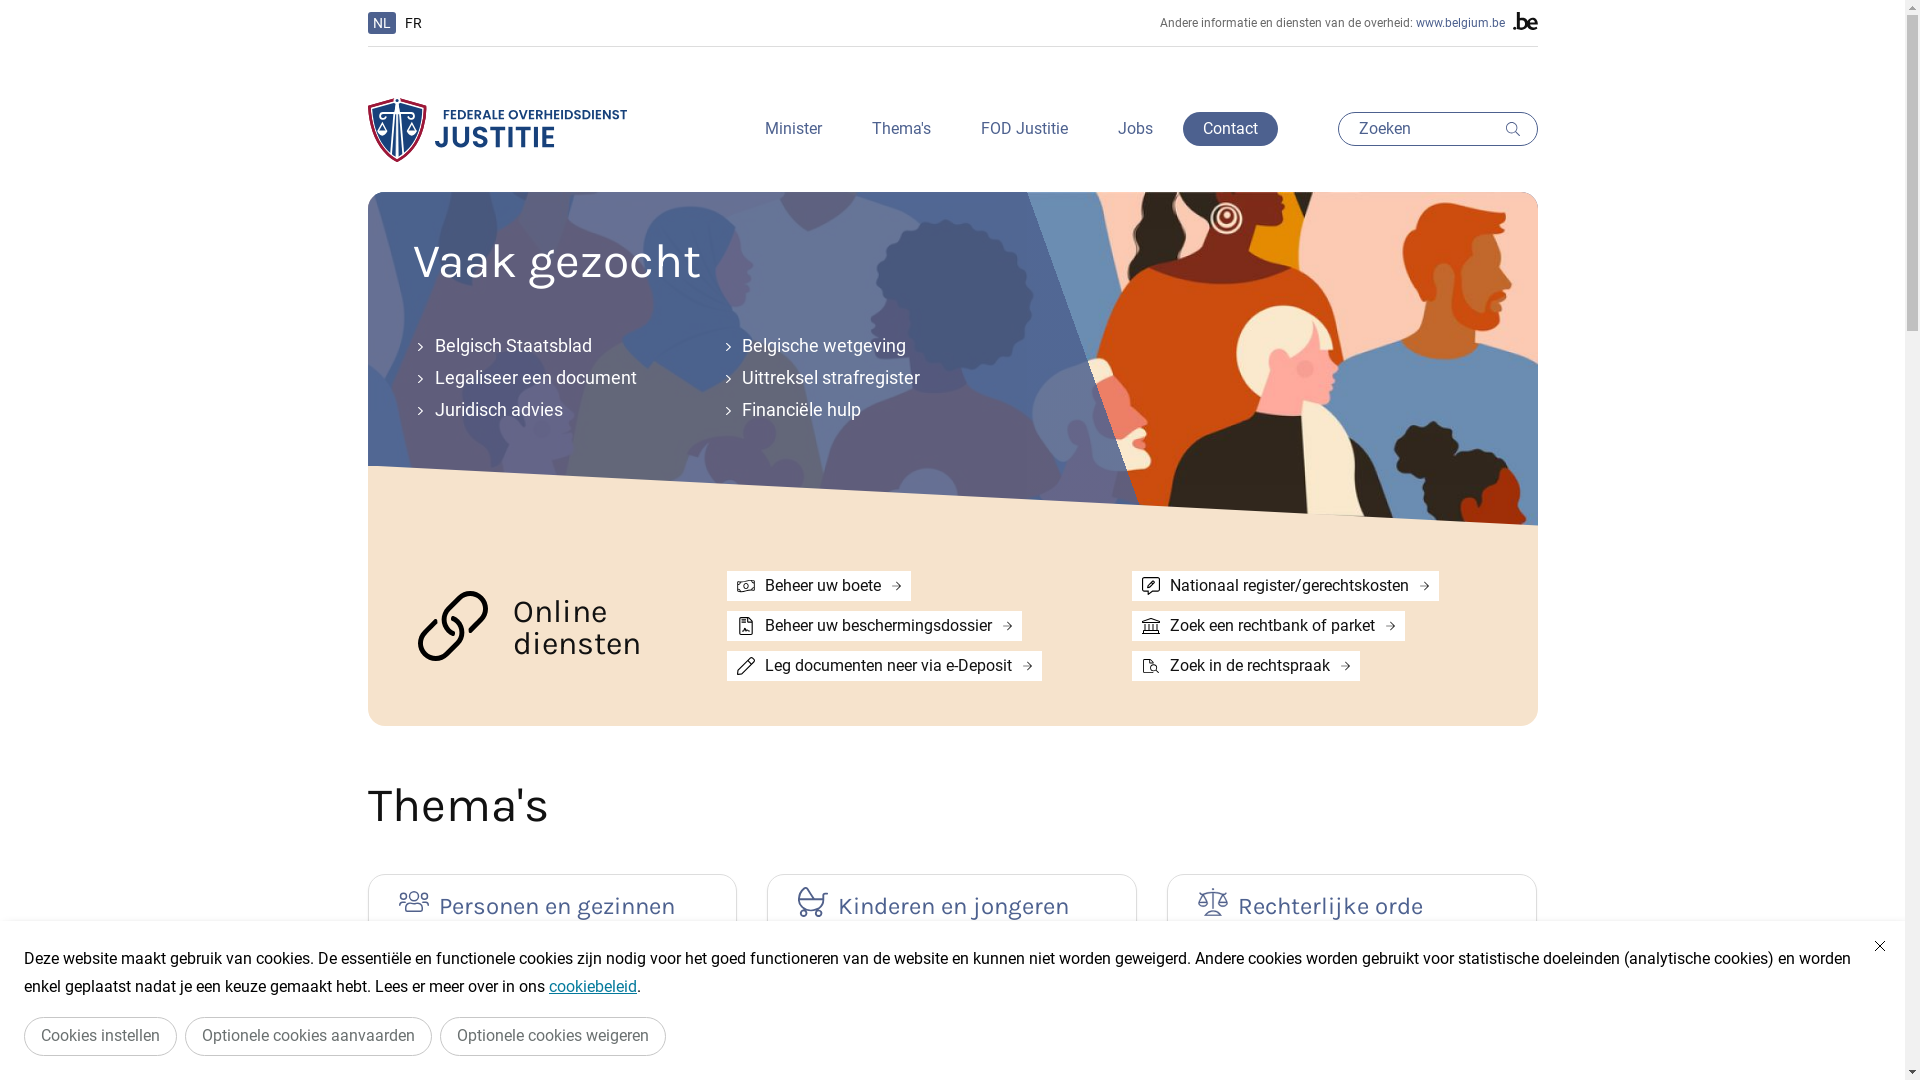 The width and height of the screenshot is (1920, 1080). What do you see at coordinates (850, 378) in the screenshot?
I see `'Uittreksel strafregister'` at bounding box center [850, 378].